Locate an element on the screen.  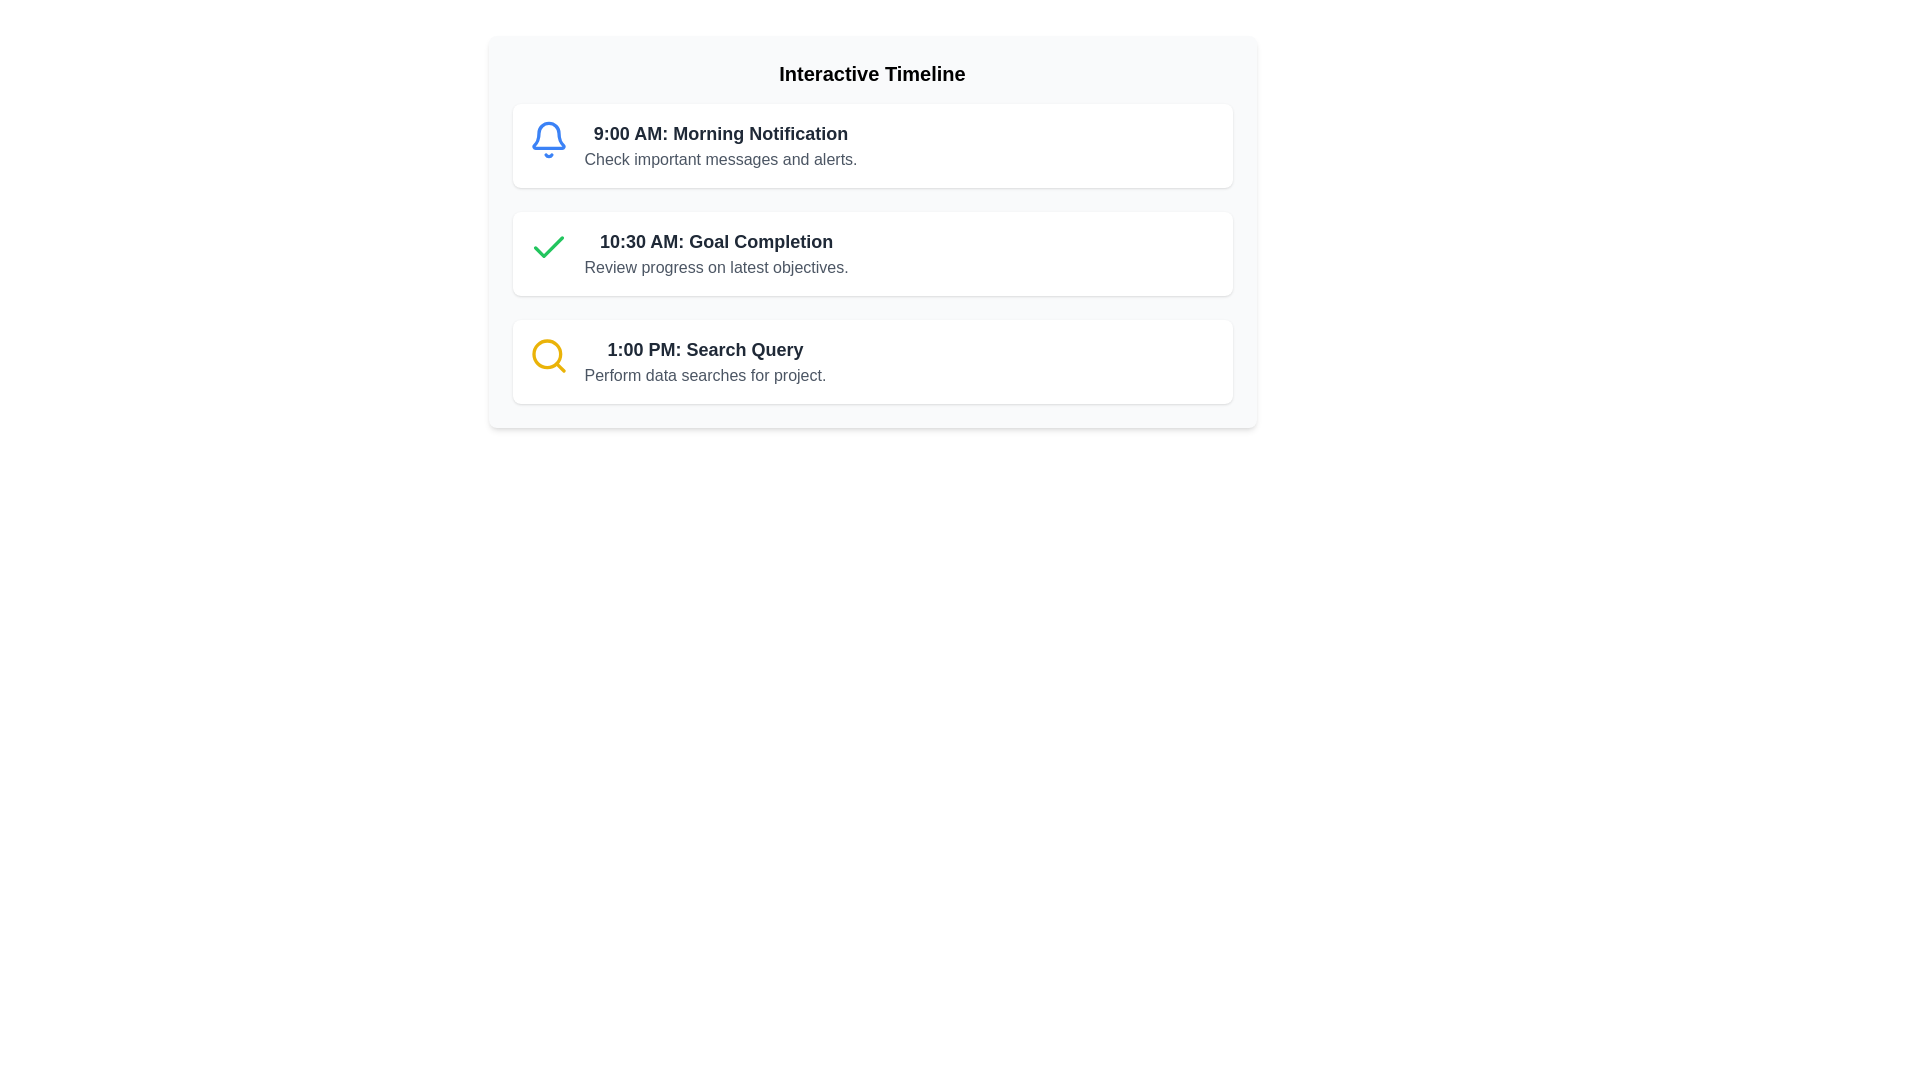
supplementary information text label for the timeline entry '9:00 AM: Morning Notification', which is located directly under the entry's header is located at coordinates (720, 158).